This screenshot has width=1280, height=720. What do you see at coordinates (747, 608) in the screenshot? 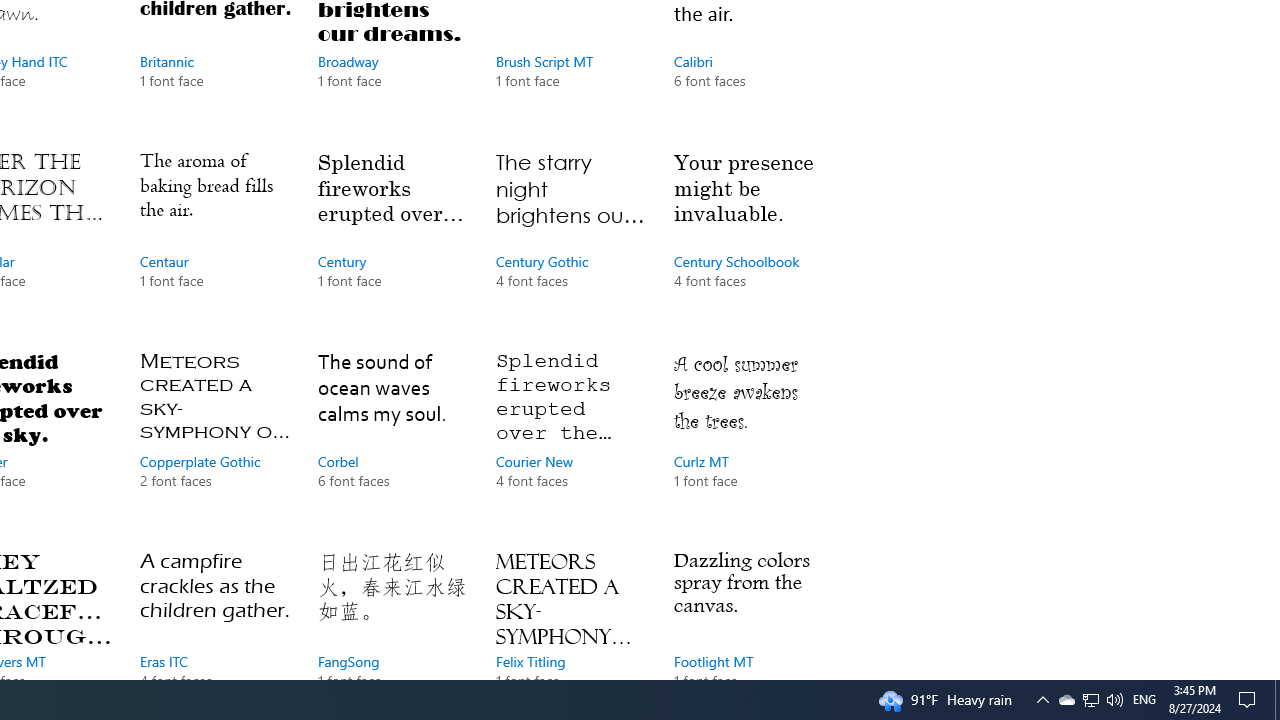
I see `'Footlight MT, 1 font face'` at bounding box center [747, 608].